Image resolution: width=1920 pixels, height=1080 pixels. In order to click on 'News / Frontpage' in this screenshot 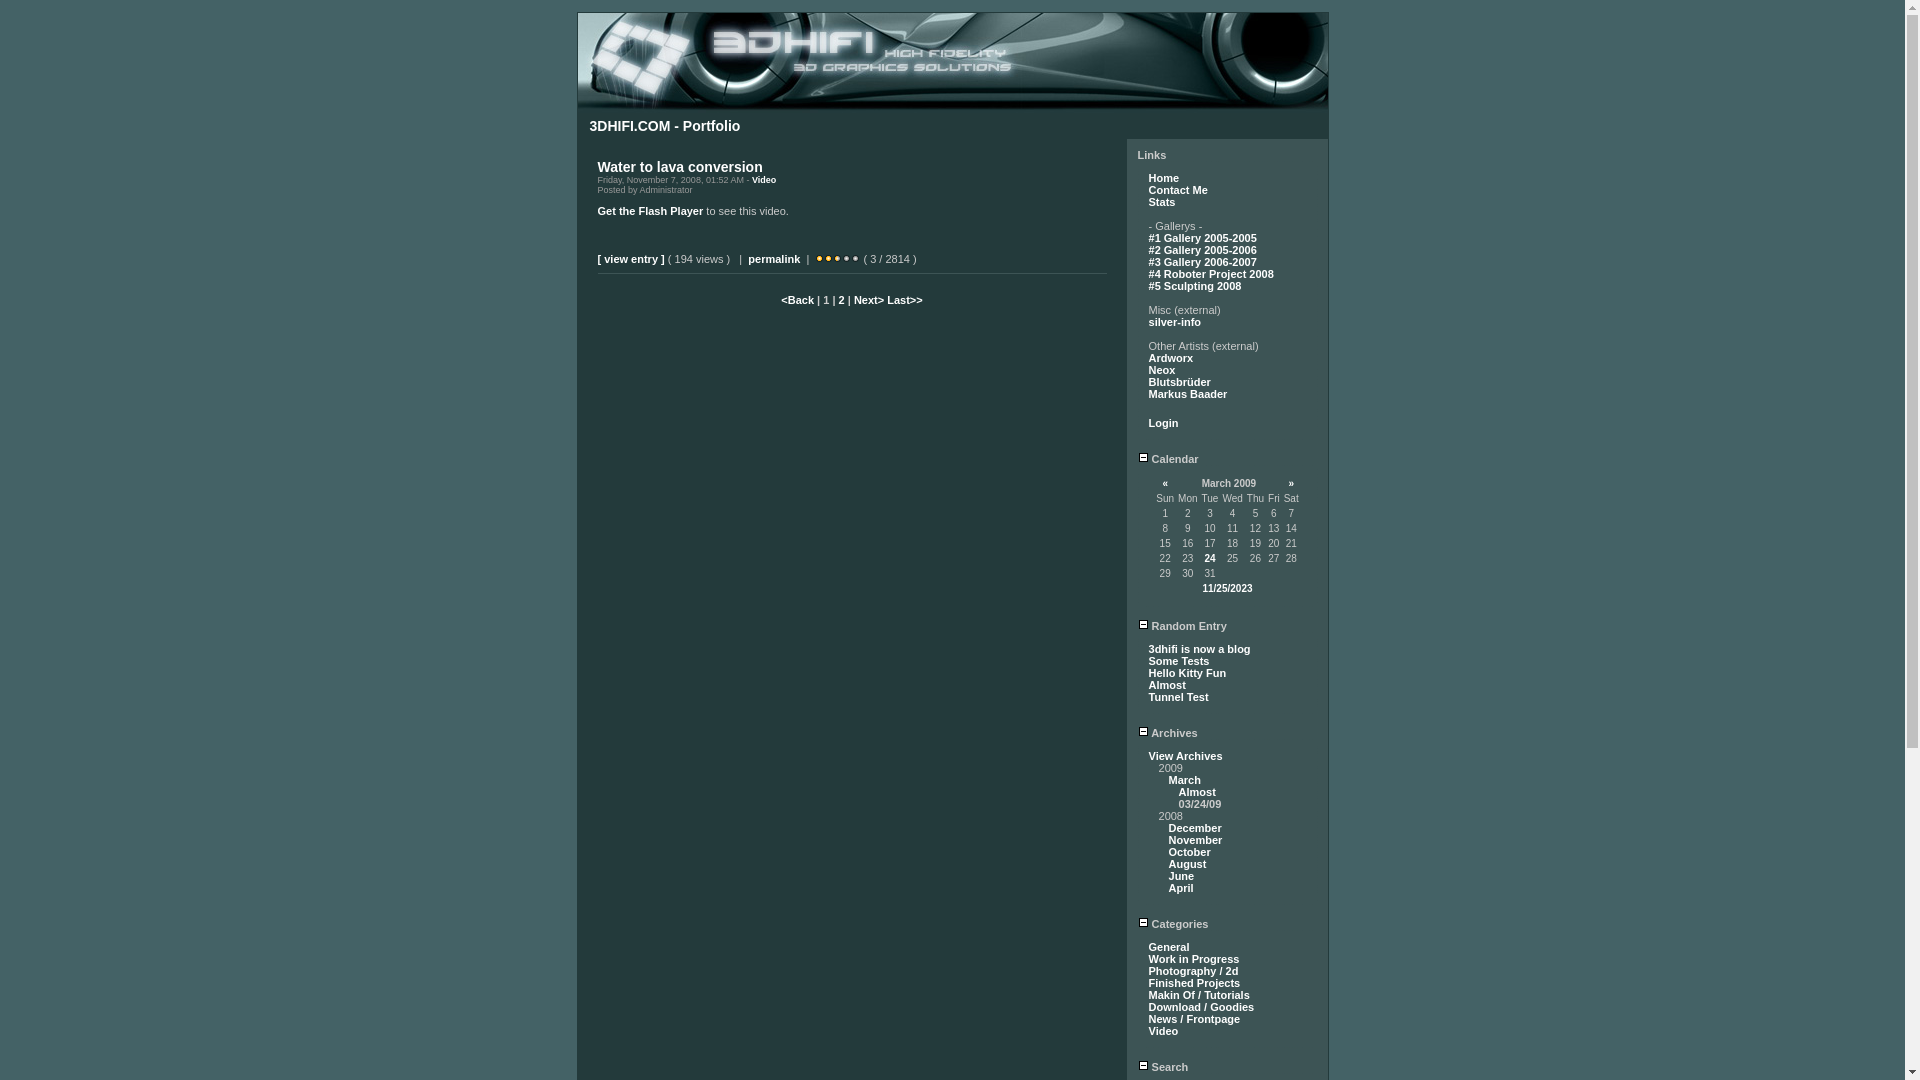, I will do `click(1195, 1018)`.